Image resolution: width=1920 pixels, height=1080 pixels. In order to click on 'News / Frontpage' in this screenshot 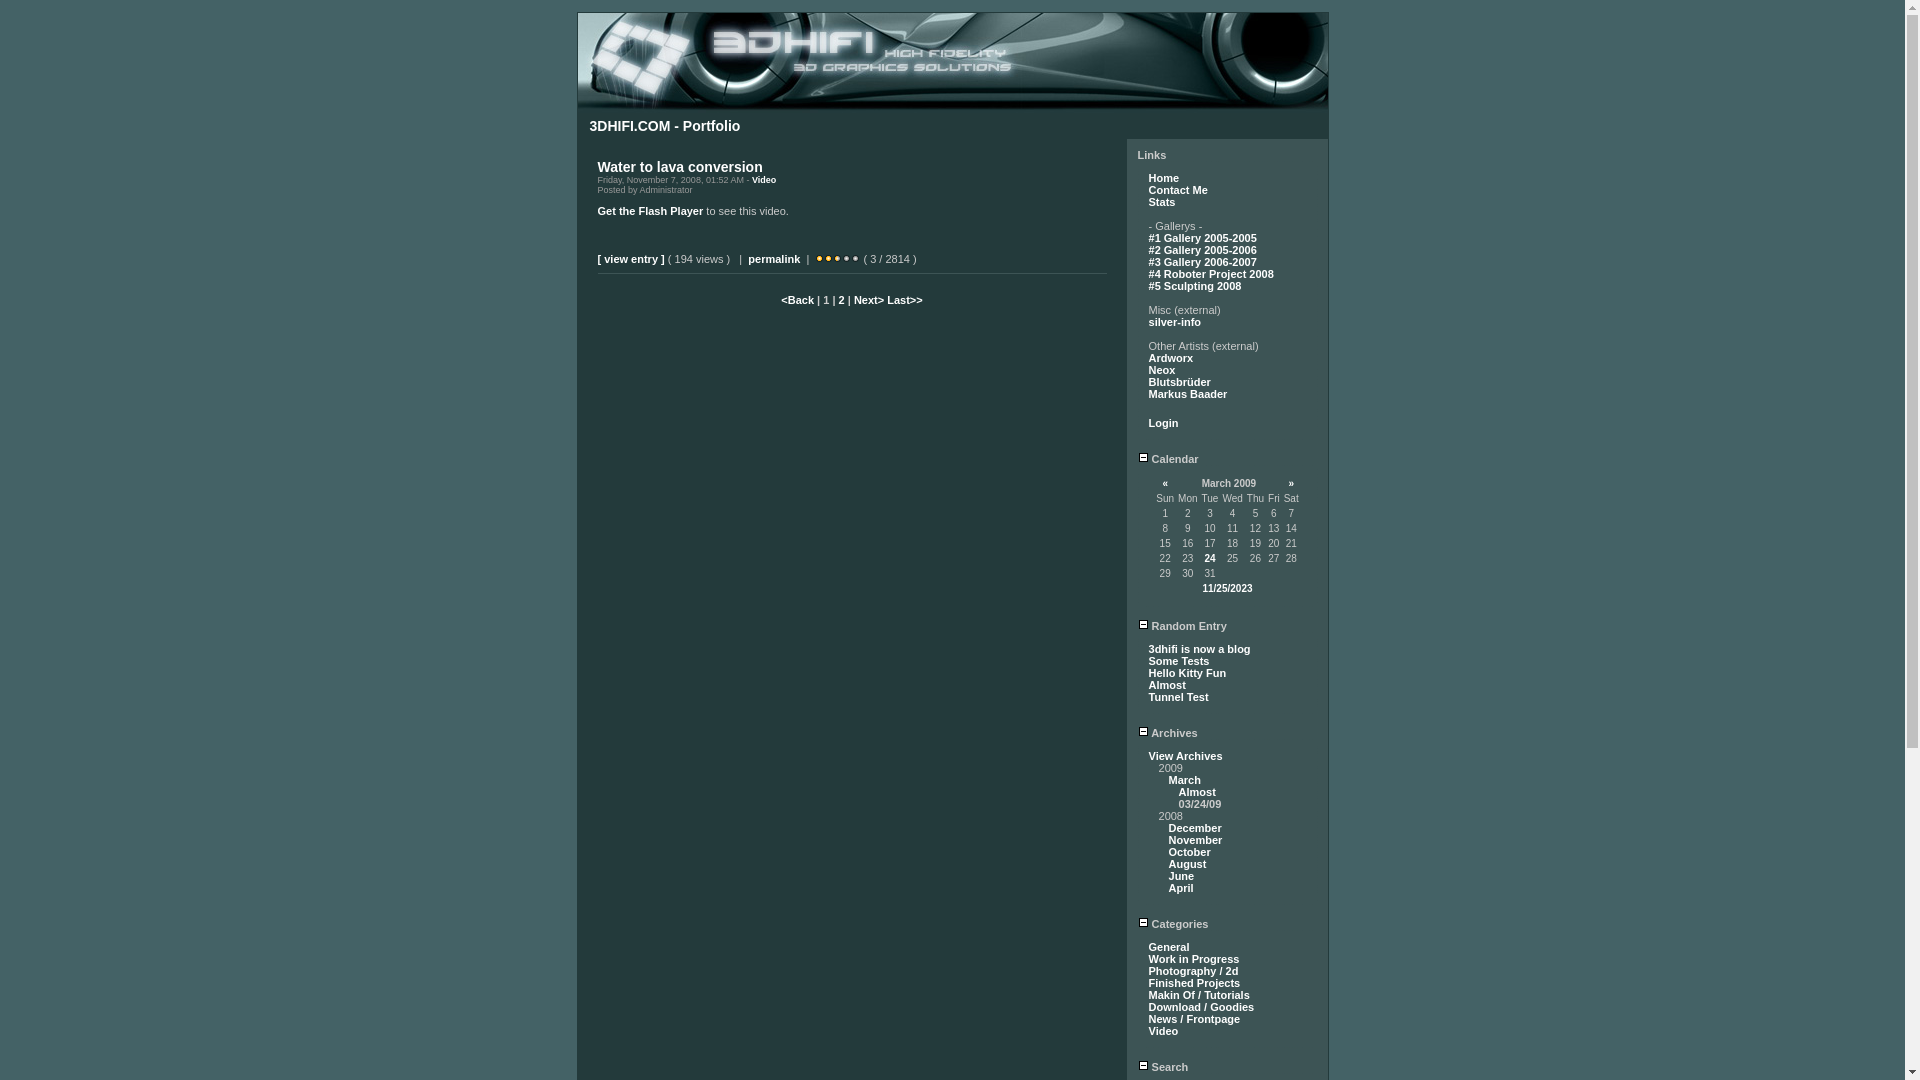, I will do `click(1195, 1018)`.